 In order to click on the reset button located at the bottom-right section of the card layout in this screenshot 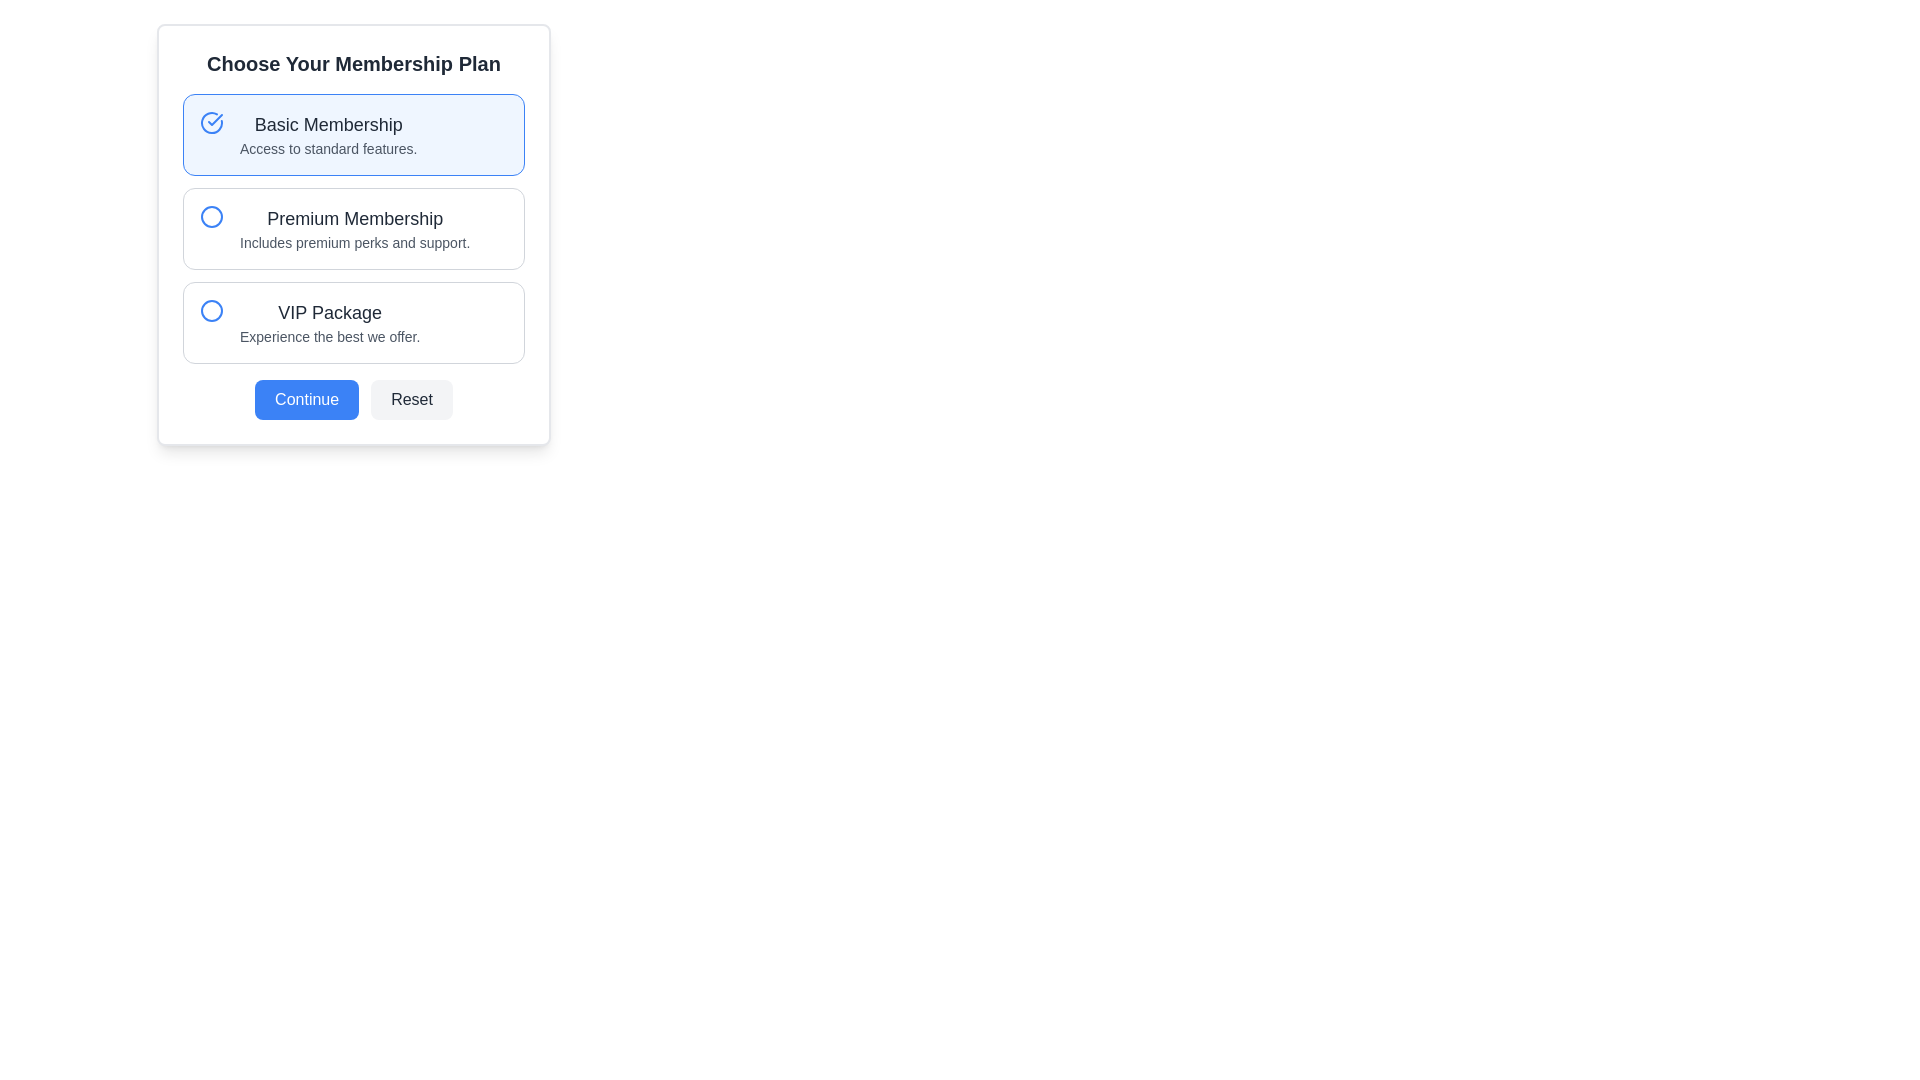, I will do `click(411, 400)`.